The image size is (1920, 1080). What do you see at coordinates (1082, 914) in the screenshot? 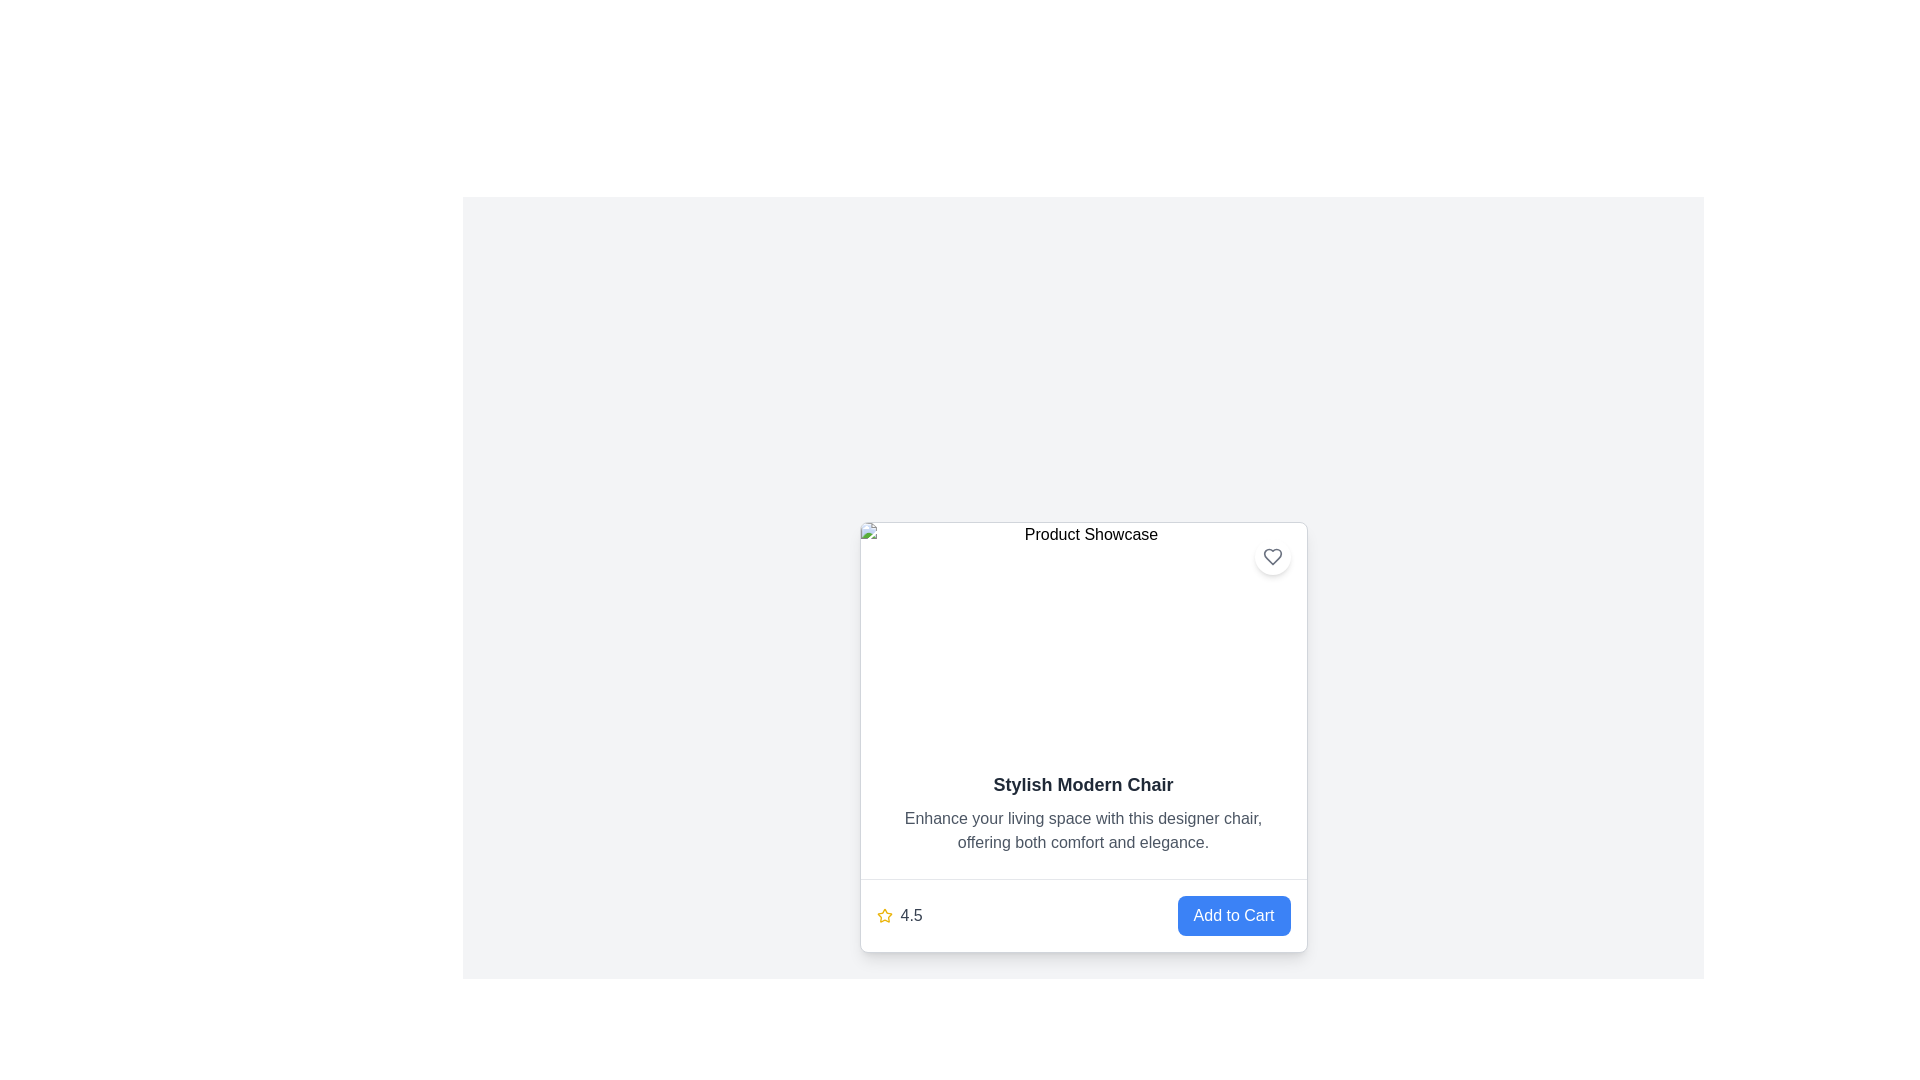
I see `the button located at the bottom section of the card layout for the 'Stylish Modern Chair' to trigger an action` at bounding box center [1082, 914].